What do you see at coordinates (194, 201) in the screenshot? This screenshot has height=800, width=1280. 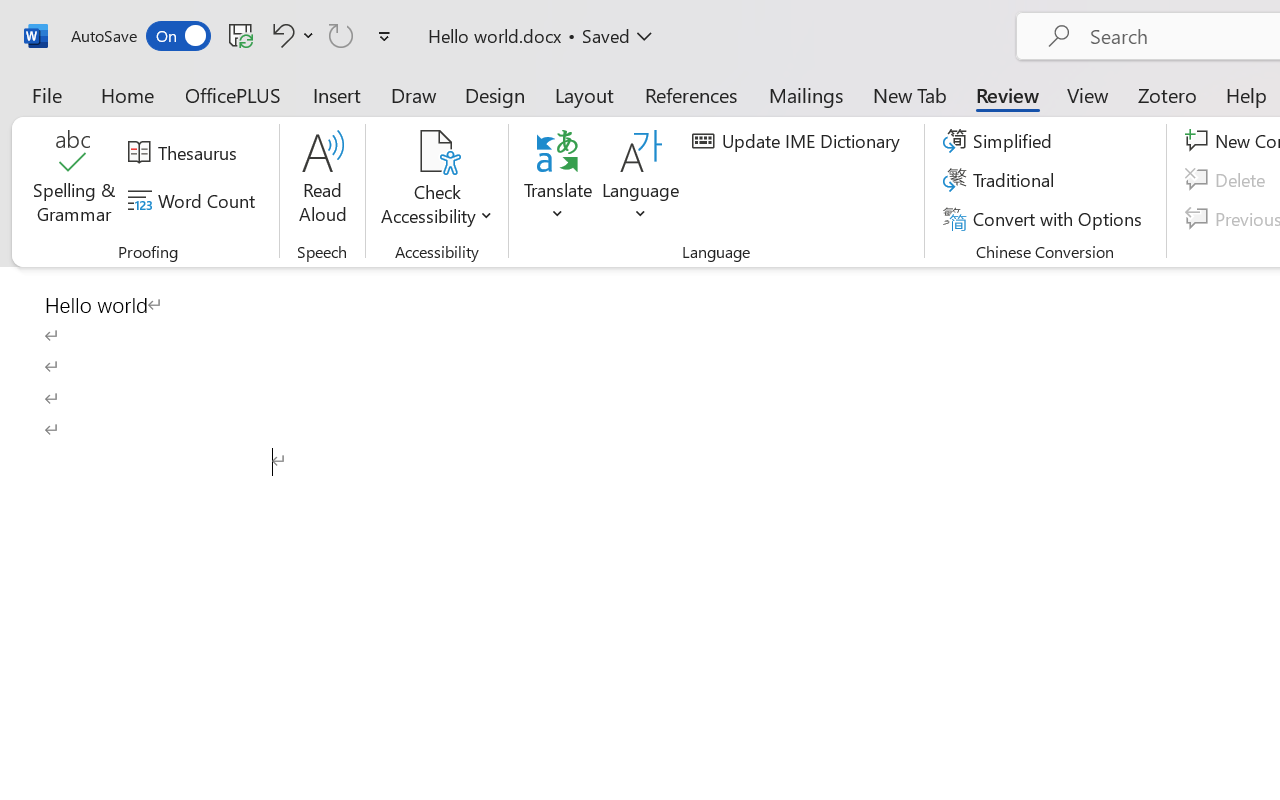 I see `'Word Count'` at bounding box center [194, 201].